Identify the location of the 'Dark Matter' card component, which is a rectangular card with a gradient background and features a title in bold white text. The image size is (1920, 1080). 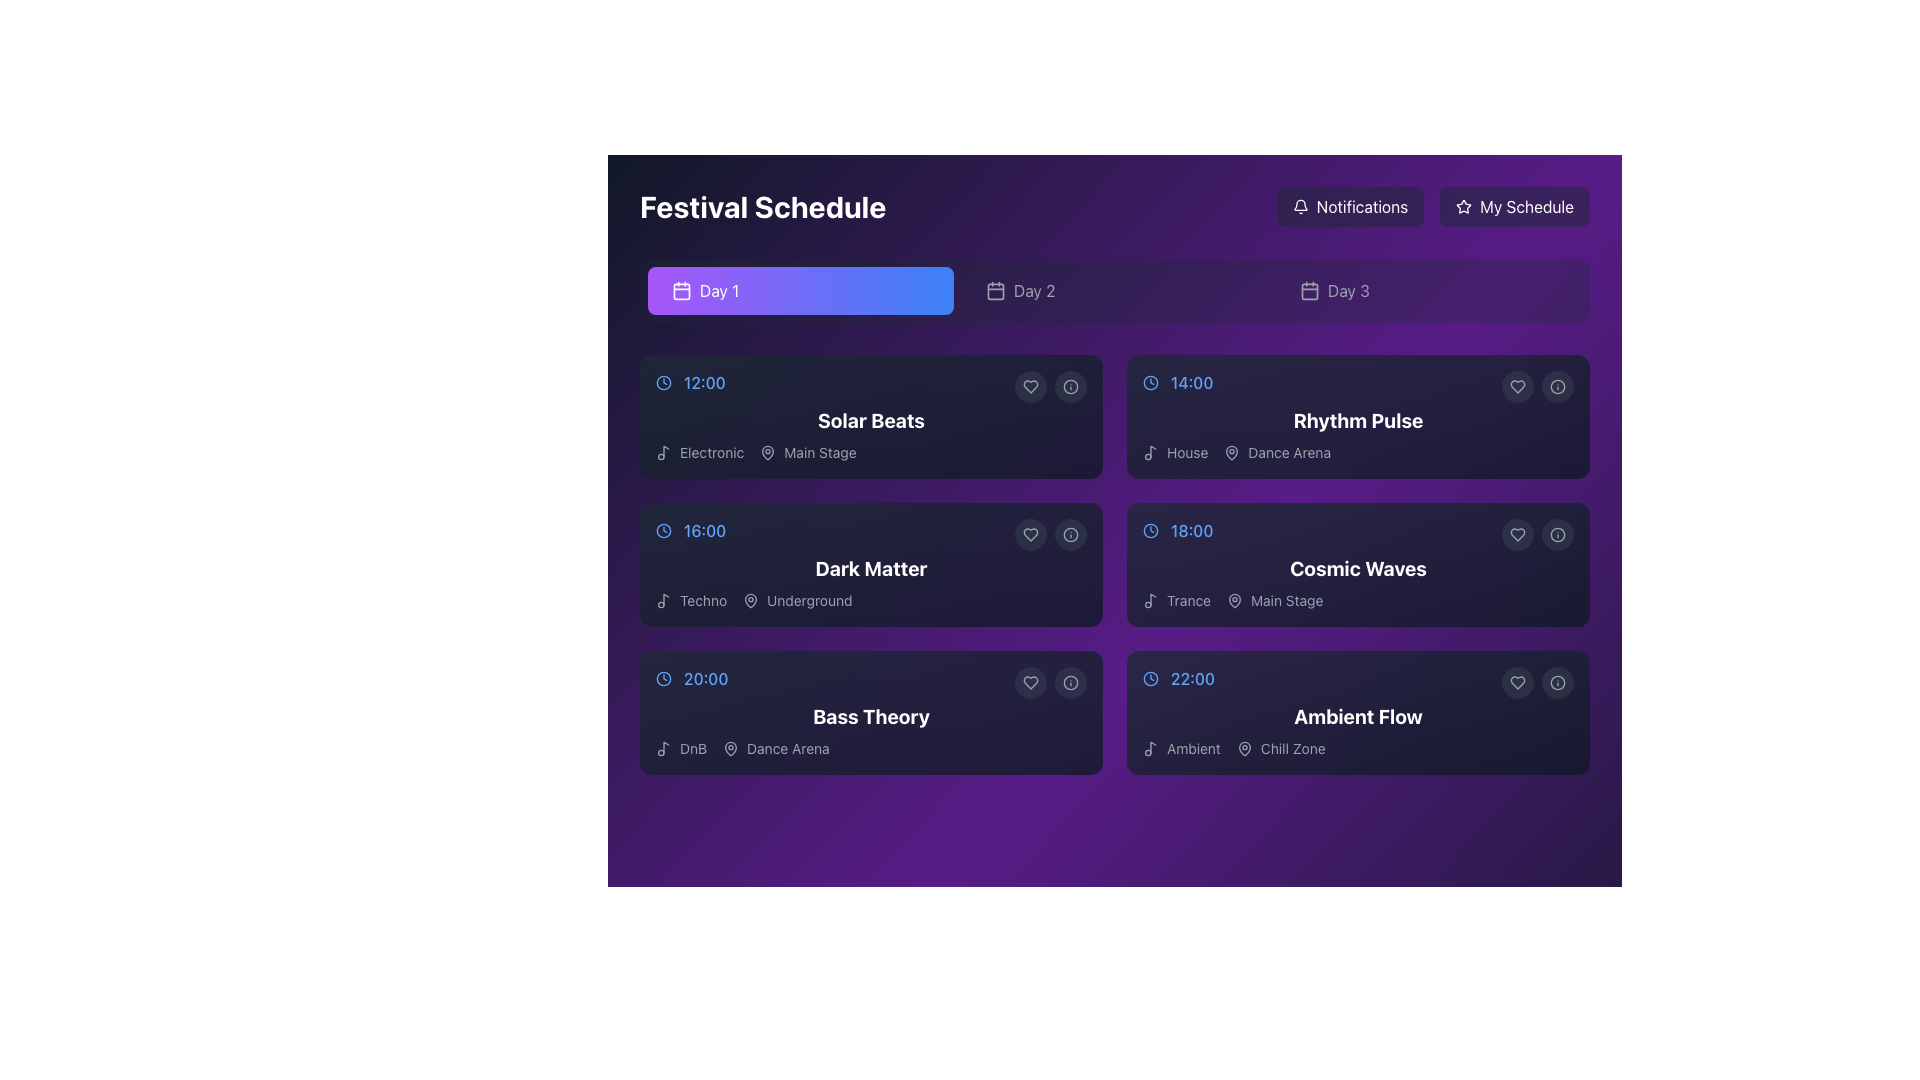
(871, 564).